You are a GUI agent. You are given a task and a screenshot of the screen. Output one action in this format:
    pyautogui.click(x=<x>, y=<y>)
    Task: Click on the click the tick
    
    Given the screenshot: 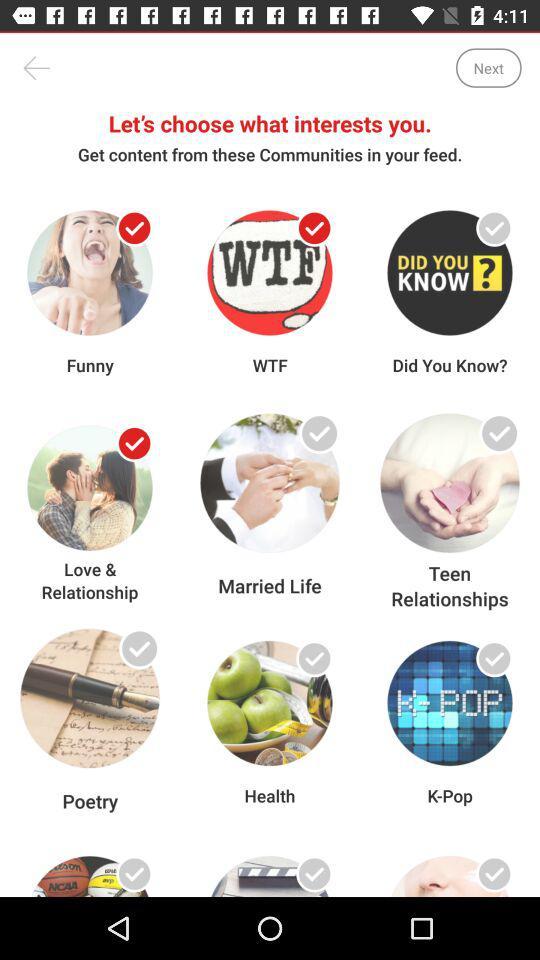 What is the action you would take?
    pyautogui.click(x=493, y=873)
    